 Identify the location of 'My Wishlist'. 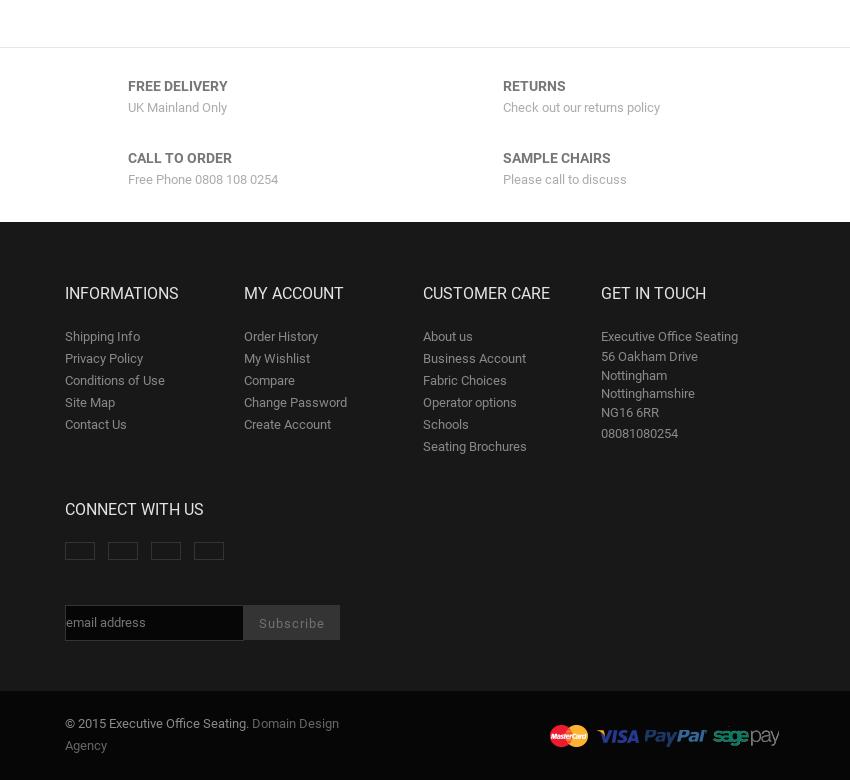
(274, 357).